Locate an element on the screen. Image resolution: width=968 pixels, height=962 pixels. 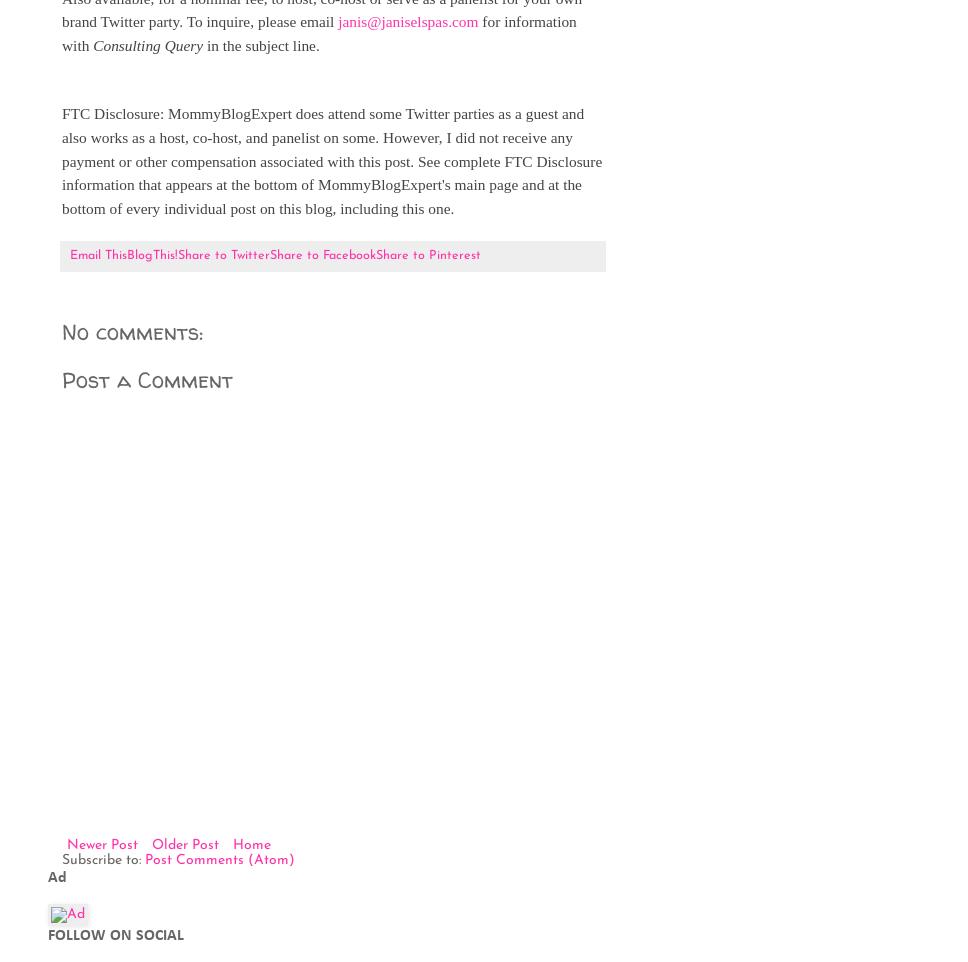
'Newer Post' is located at coordinates (65, 844).